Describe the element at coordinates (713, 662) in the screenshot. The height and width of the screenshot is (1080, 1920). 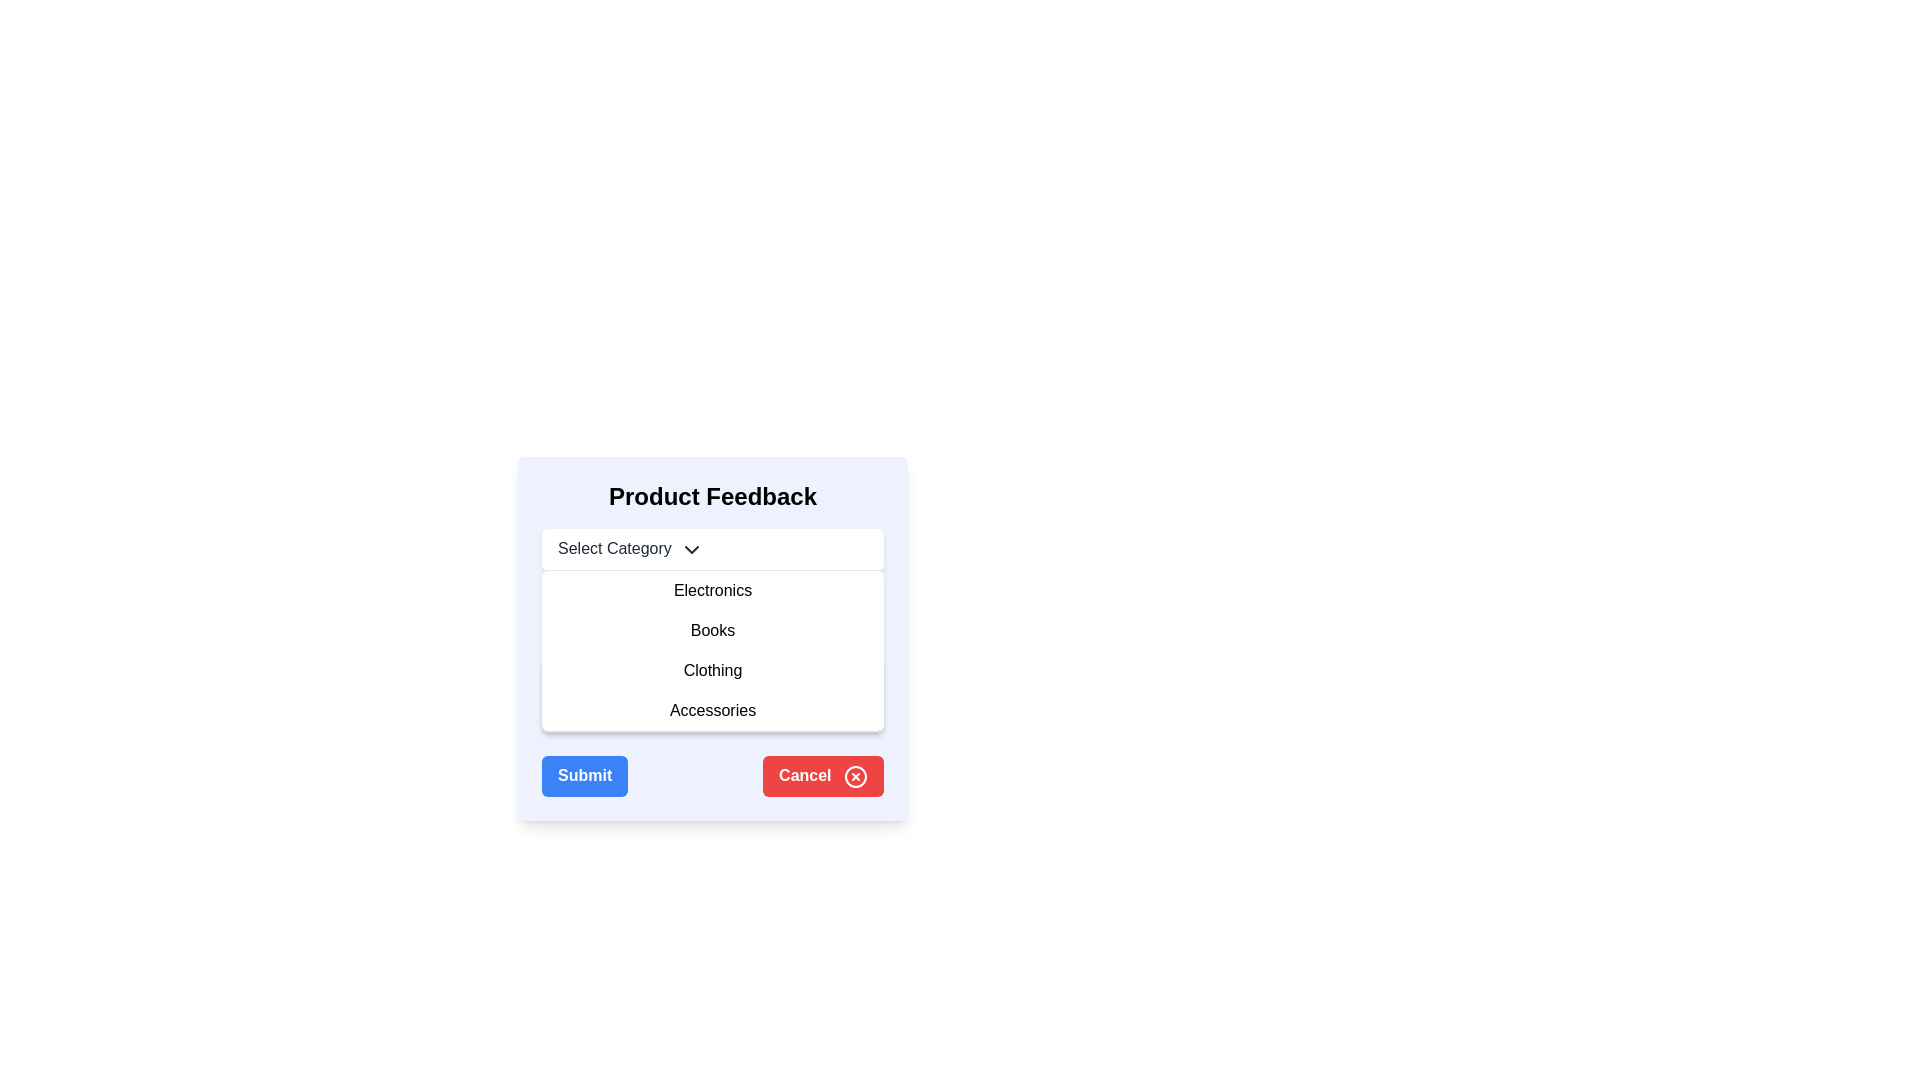
I see `an option from the 'Select Category' dropdown menu located in the 'Product Feedback' panel` at that location.